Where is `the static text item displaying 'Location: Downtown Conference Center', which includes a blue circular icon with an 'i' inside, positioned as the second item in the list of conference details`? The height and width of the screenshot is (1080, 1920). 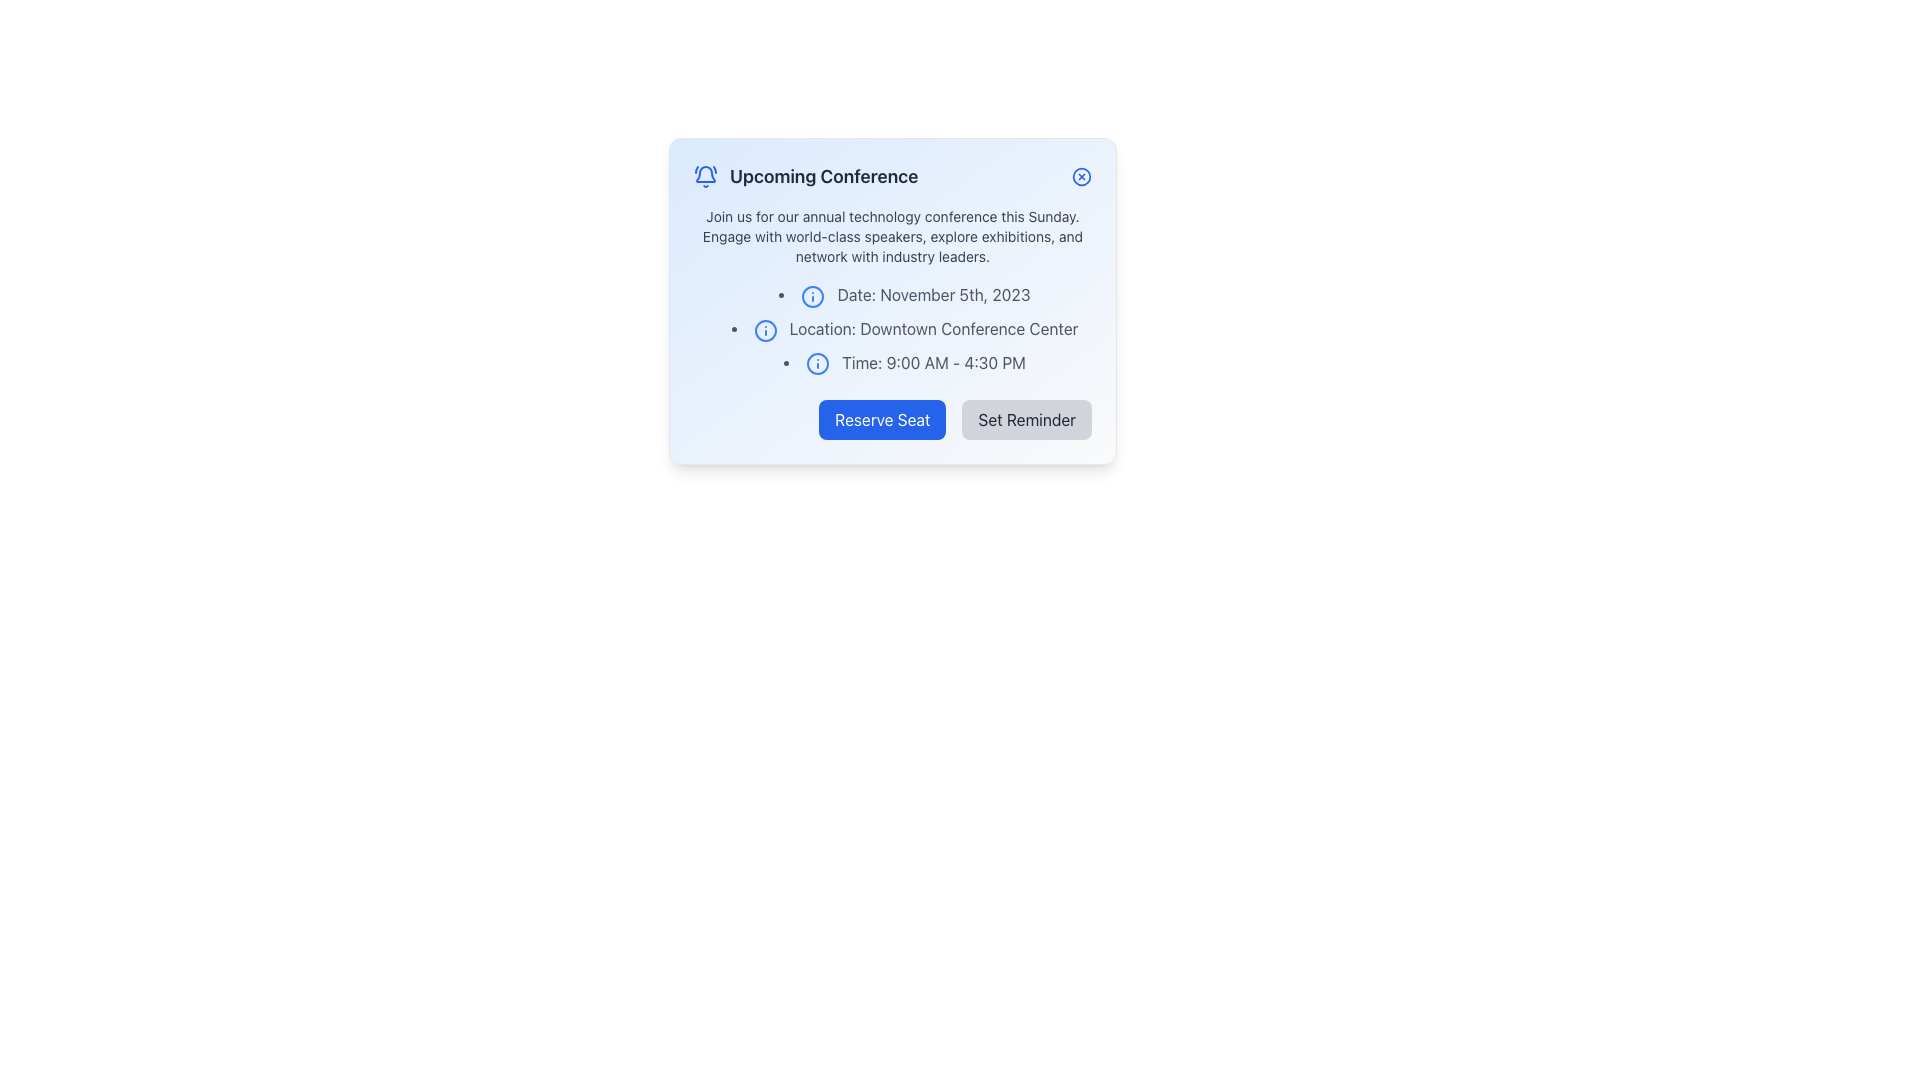
the static text item displaying 'Location: Downtown Conference Center', which includes a blue circular icon with an 'i' inside, positioned as the second item in the list of conference details is located at coordinates (904, 327).